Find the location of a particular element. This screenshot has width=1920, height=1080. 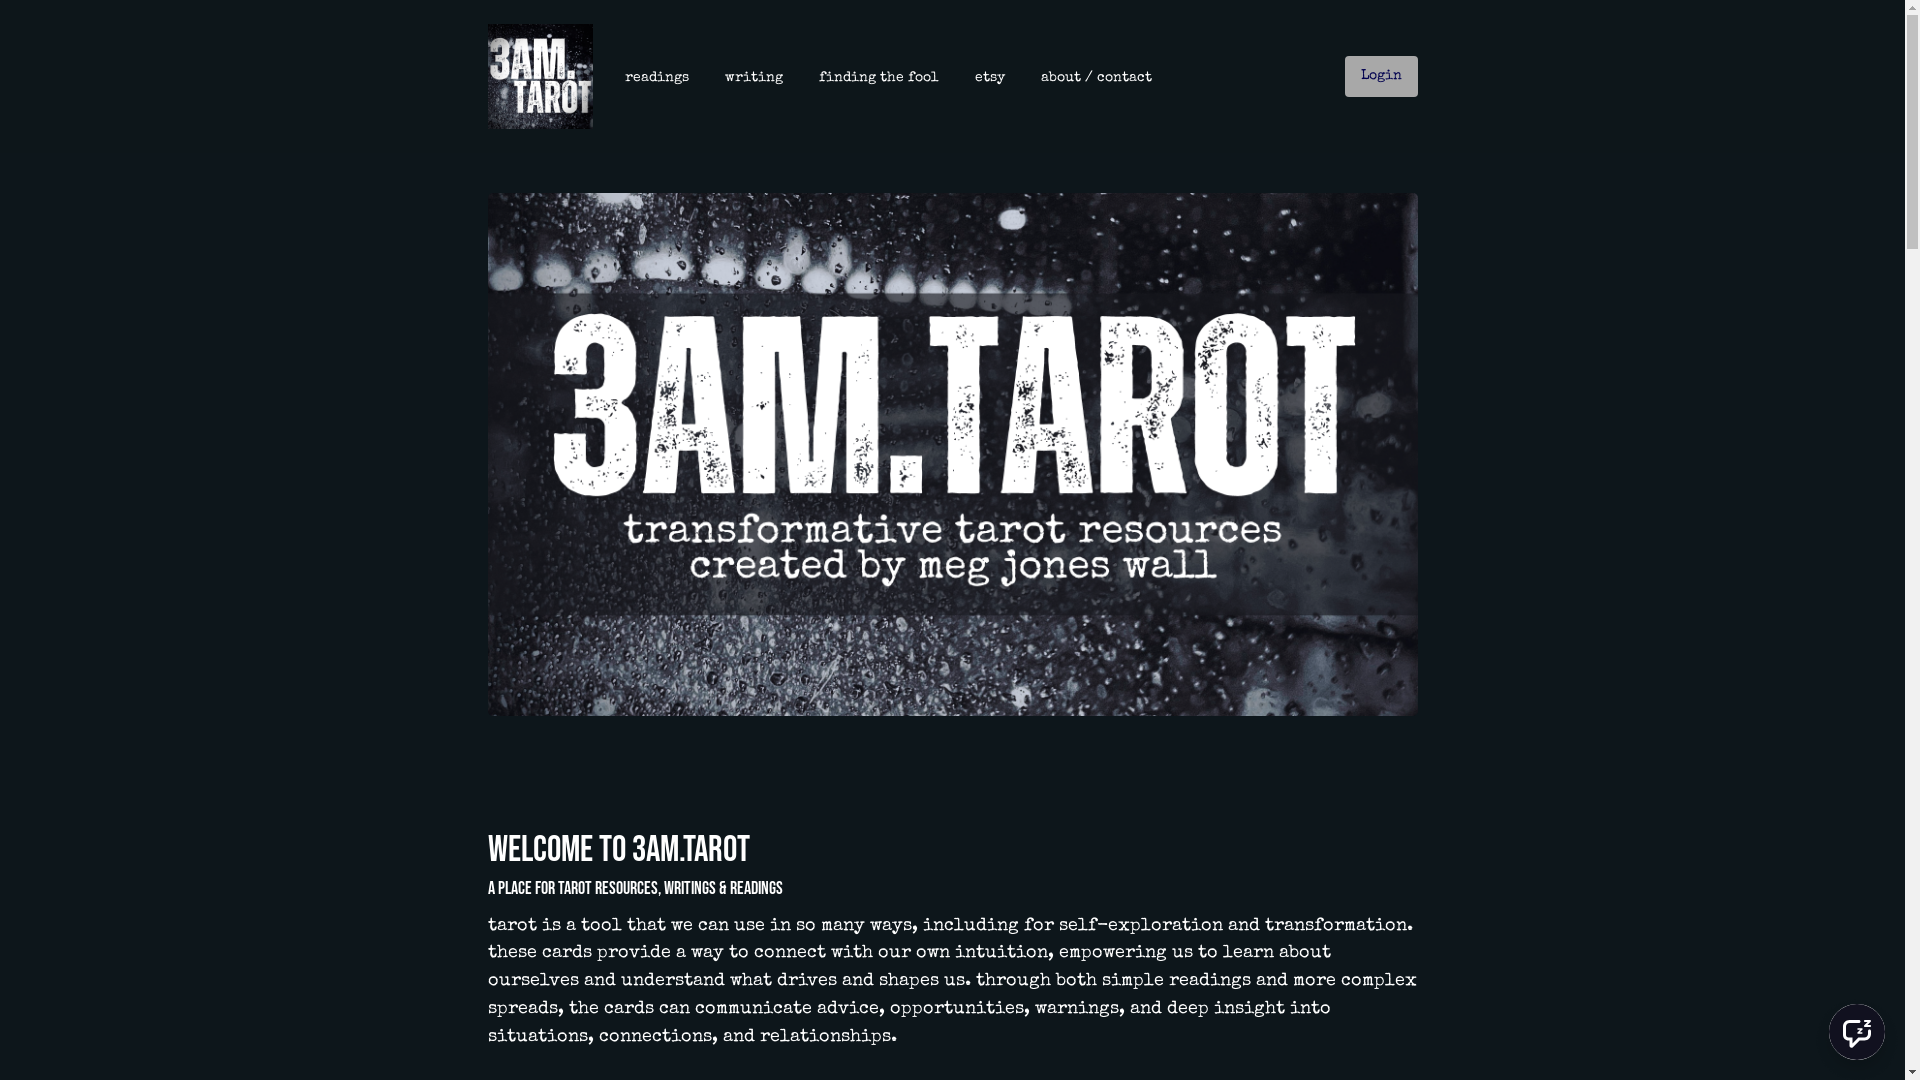

'about / contact' is located at coordinates (1094, 76).